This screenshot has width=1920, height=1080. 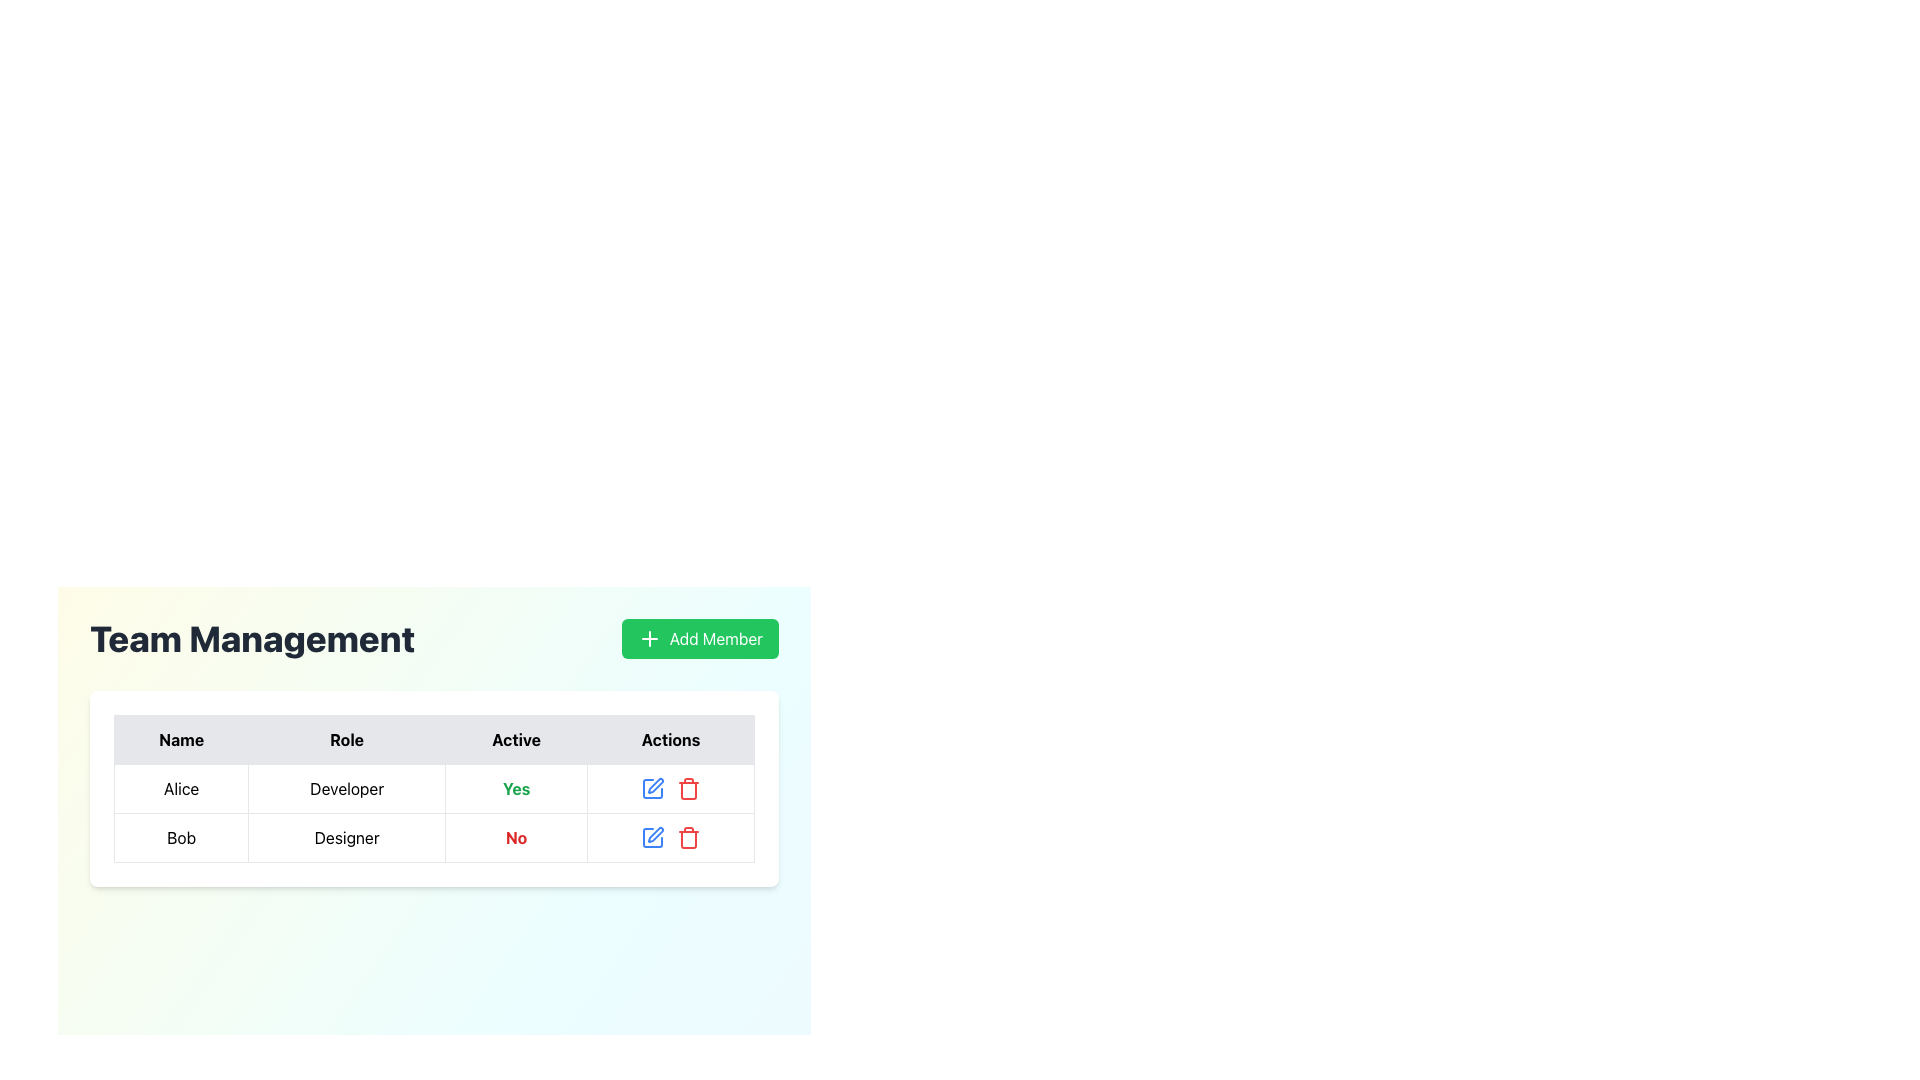 I want to click on the individual cells or buttons within the table row displaying 'Bob' as the name, 'Designer' as the role, and 'No' as the status in the 'Team Management' section, so click(x=433, y=837).